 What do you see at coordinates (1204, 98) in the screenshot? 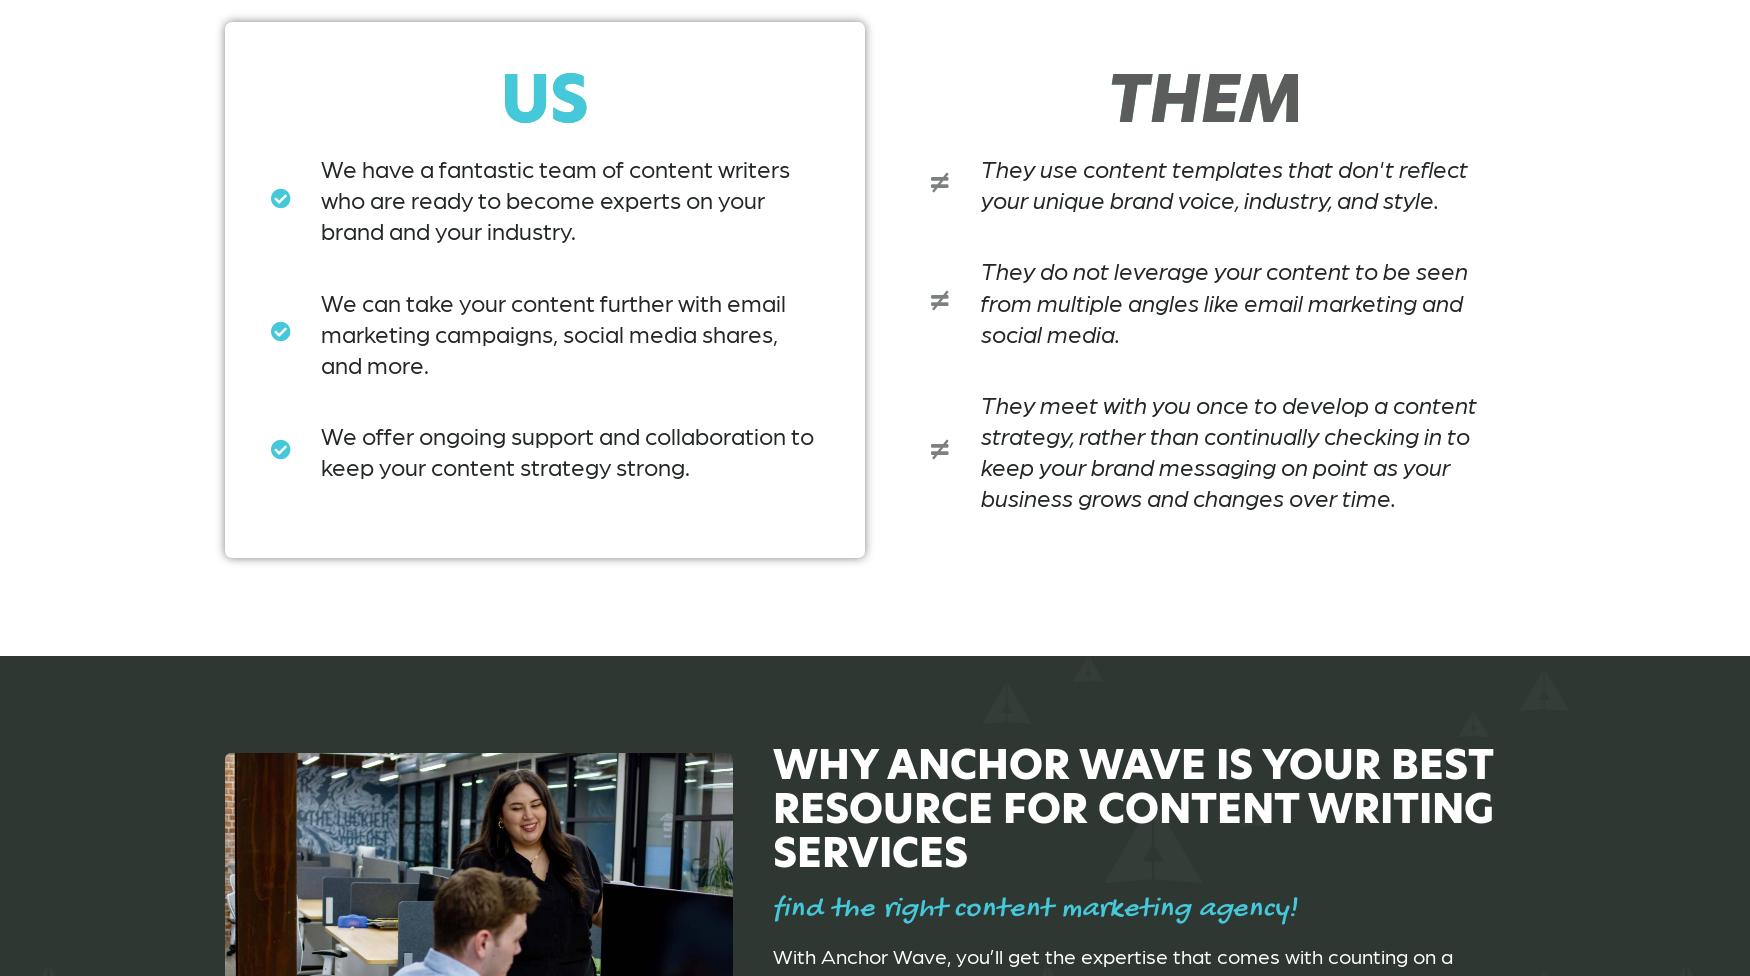
I see `'Them'` at bounding box center [1204, 98].